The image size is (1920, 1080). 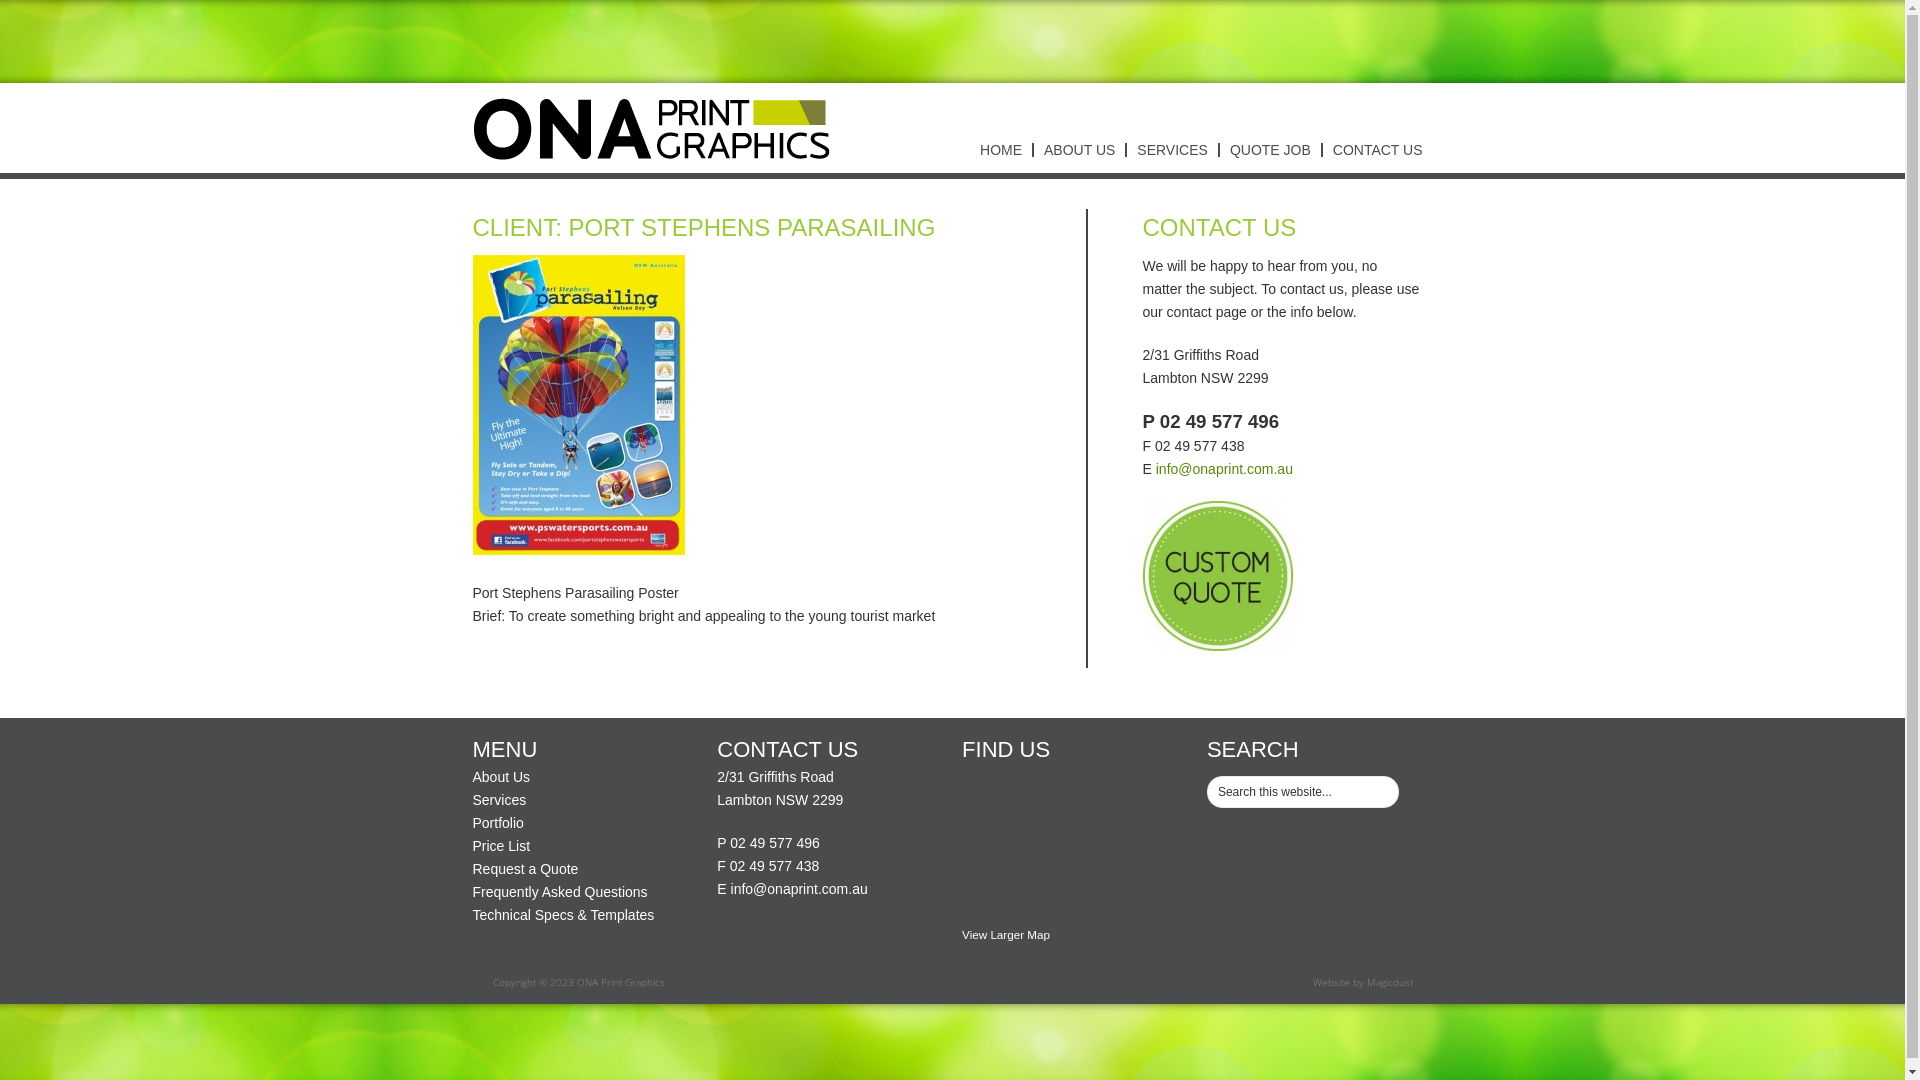 I want to click on 'About Us', so click(x=500, y=775).